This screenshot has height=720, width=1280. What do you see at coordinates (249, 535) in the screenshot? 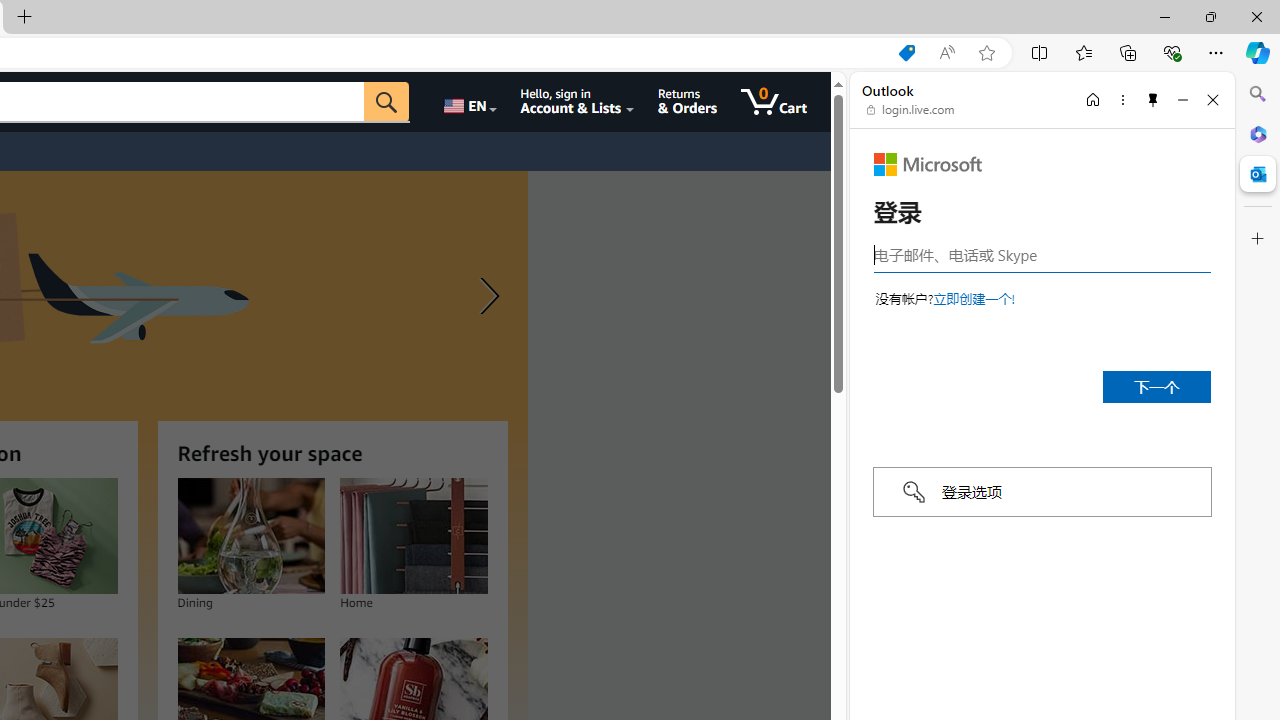
I see `'Dining'` at bounding box center [249, 535].